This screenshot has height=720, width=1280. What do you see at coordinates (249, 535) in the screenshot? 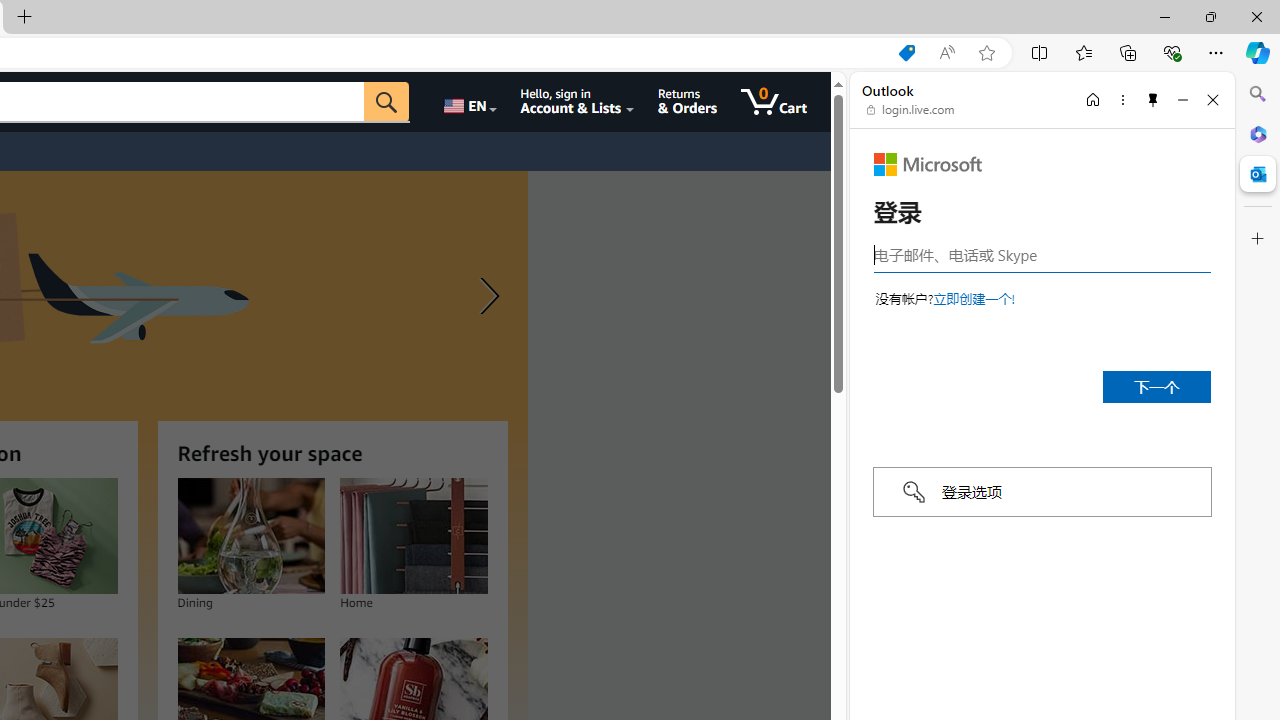
I see `'Dining'` at bounding box center [249, 535].